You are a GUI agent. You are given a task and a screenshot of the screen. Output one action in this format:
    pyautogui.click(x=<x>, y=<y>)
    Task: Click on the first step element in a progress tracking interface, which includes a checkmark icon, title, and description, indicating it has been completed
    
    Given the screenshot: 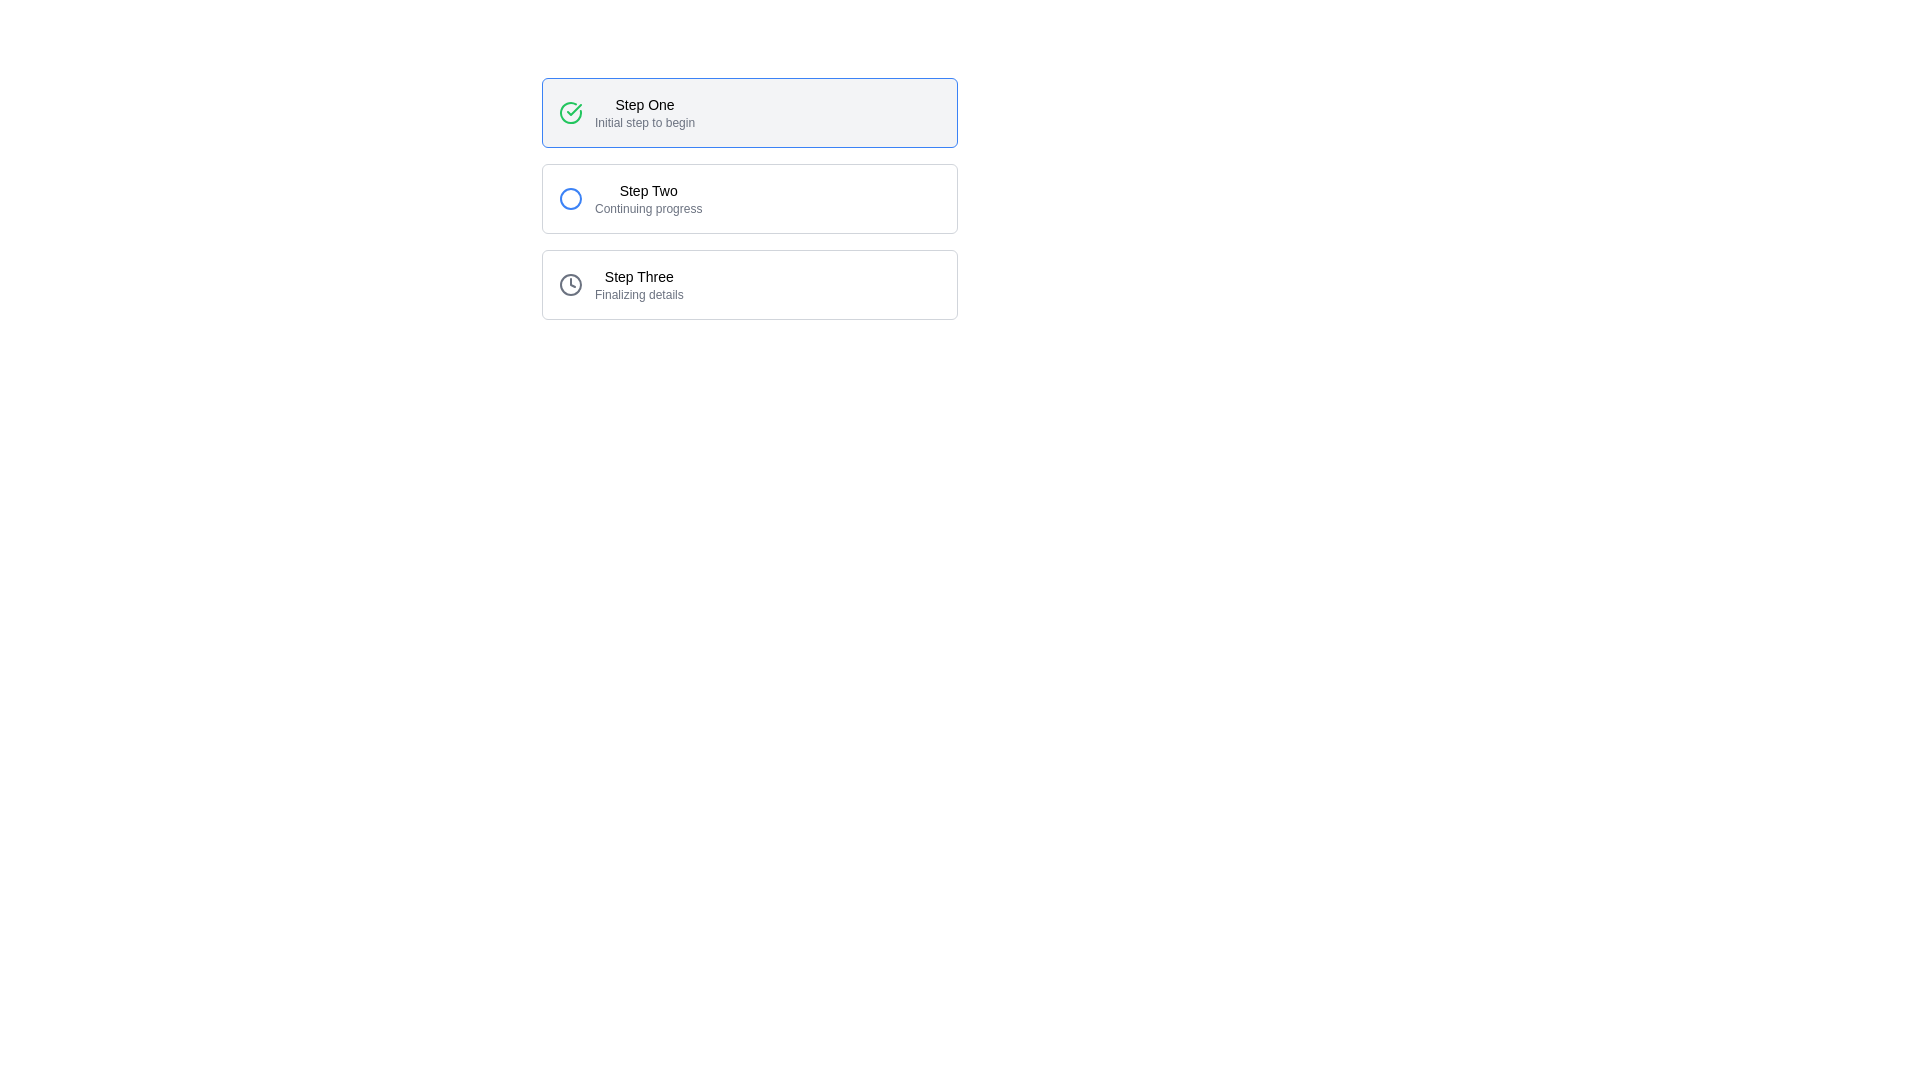 What is the action you would take?
    pyautogui.click(x=748, y=112)
    